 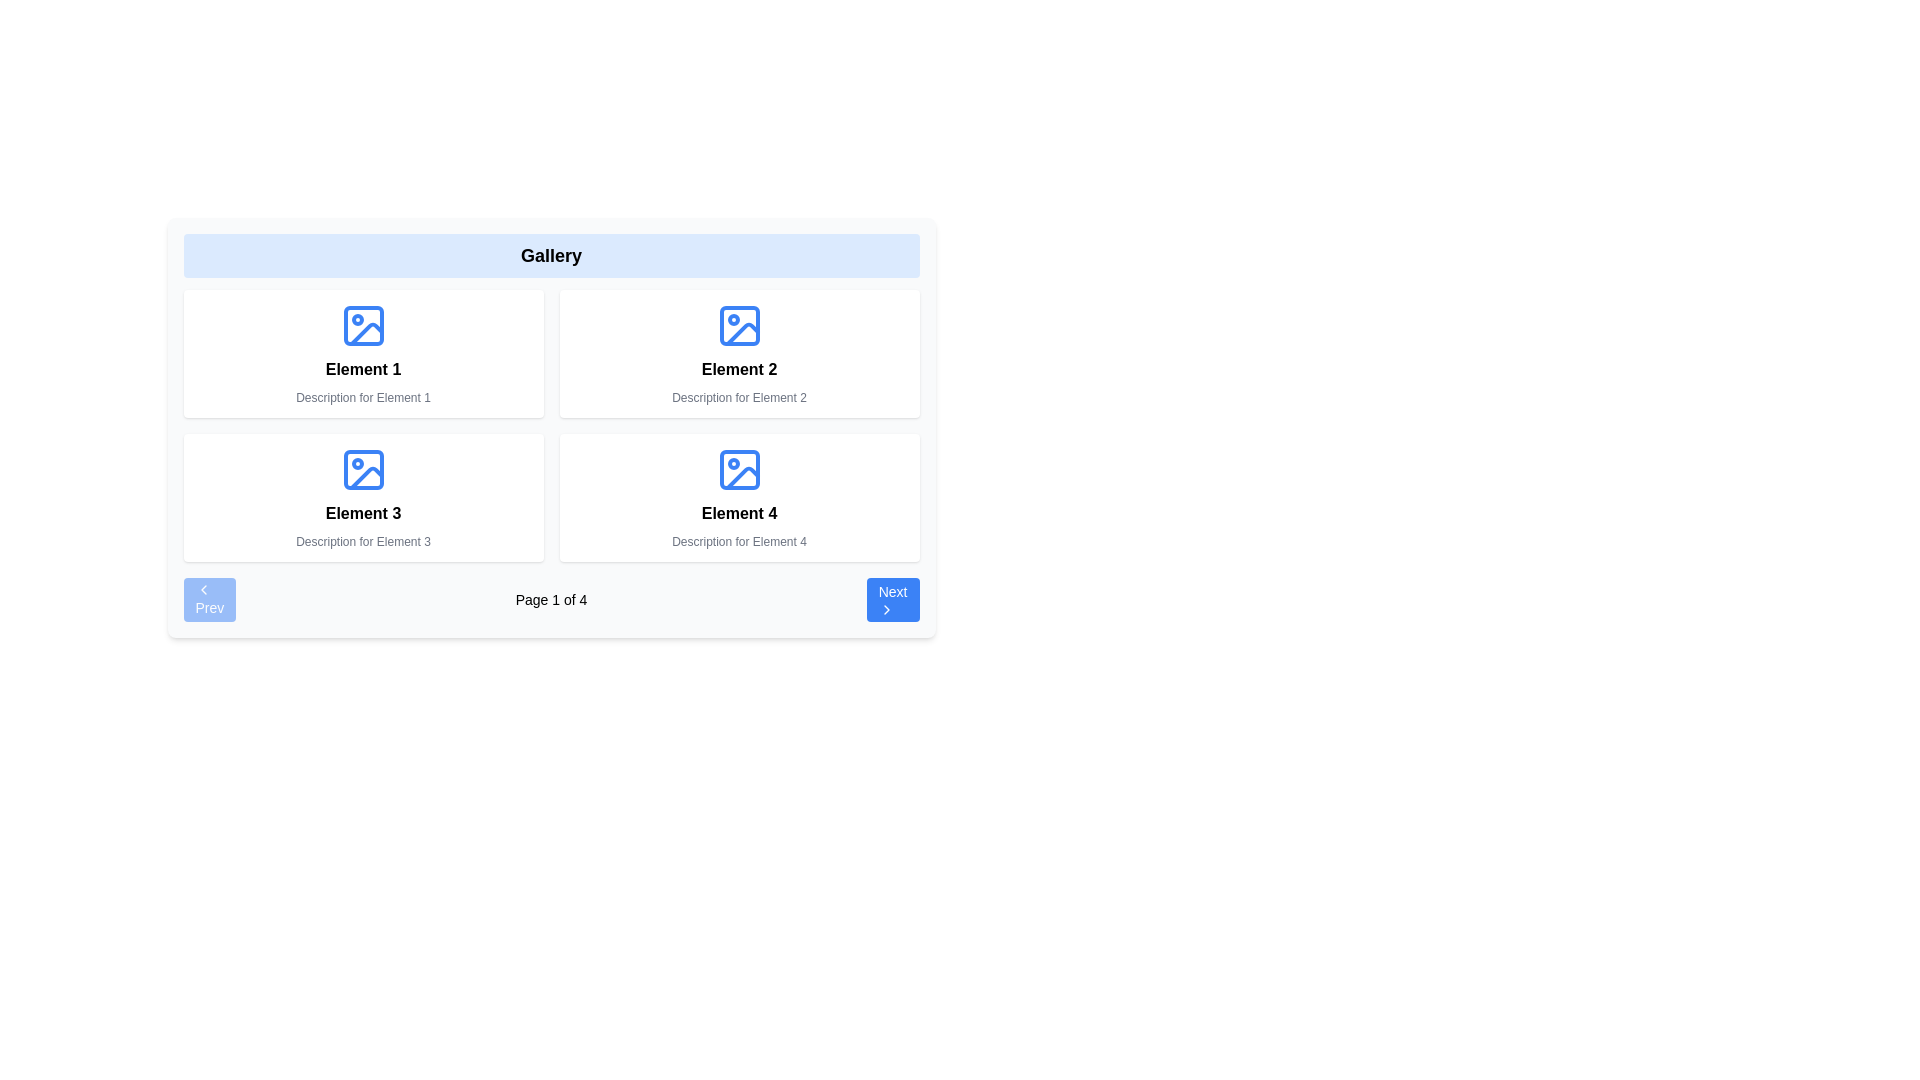 I want to click on the button located at the bottom-right corner of the interface within the navigation bar, which is the rightmost control next to 'Page 1 of 4', so click(x=891, y=599).